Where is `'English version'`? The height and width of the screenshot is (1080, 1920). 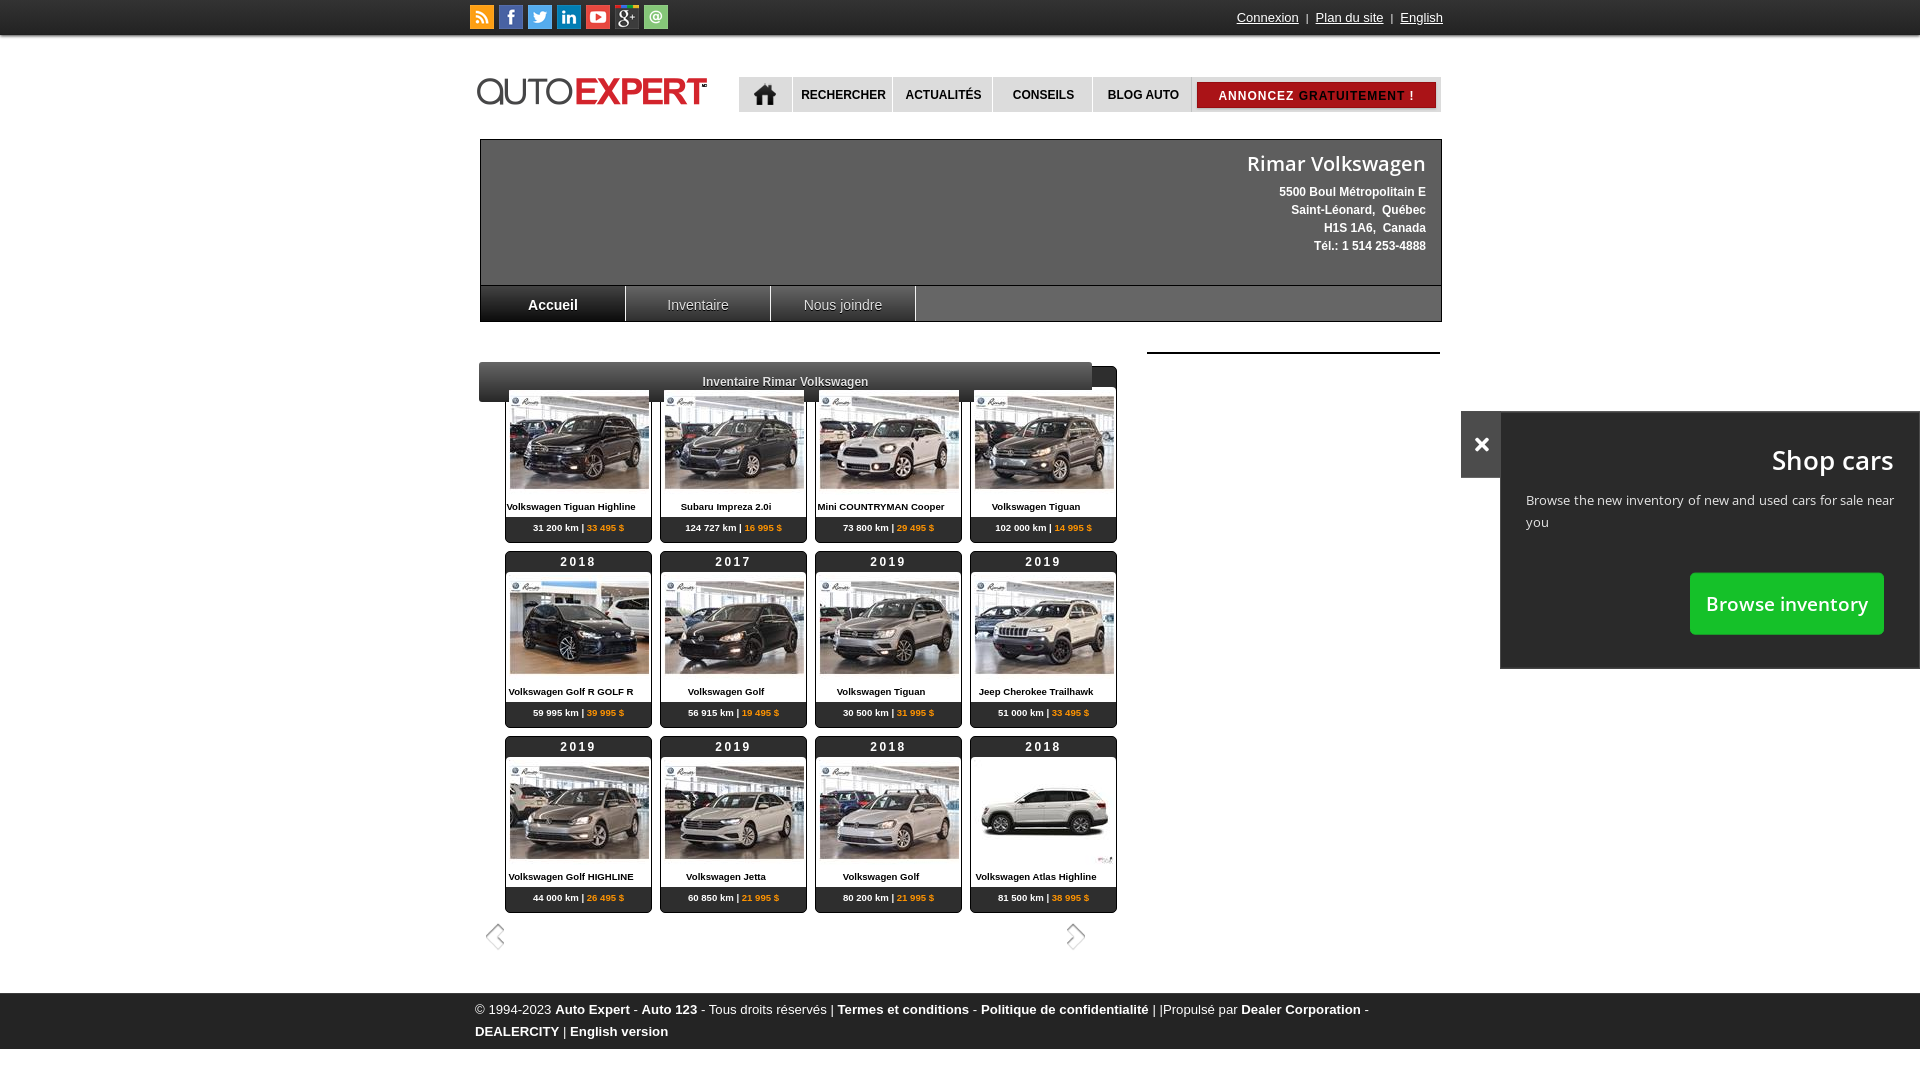 'English version' is located at coordinates (618, 1031).